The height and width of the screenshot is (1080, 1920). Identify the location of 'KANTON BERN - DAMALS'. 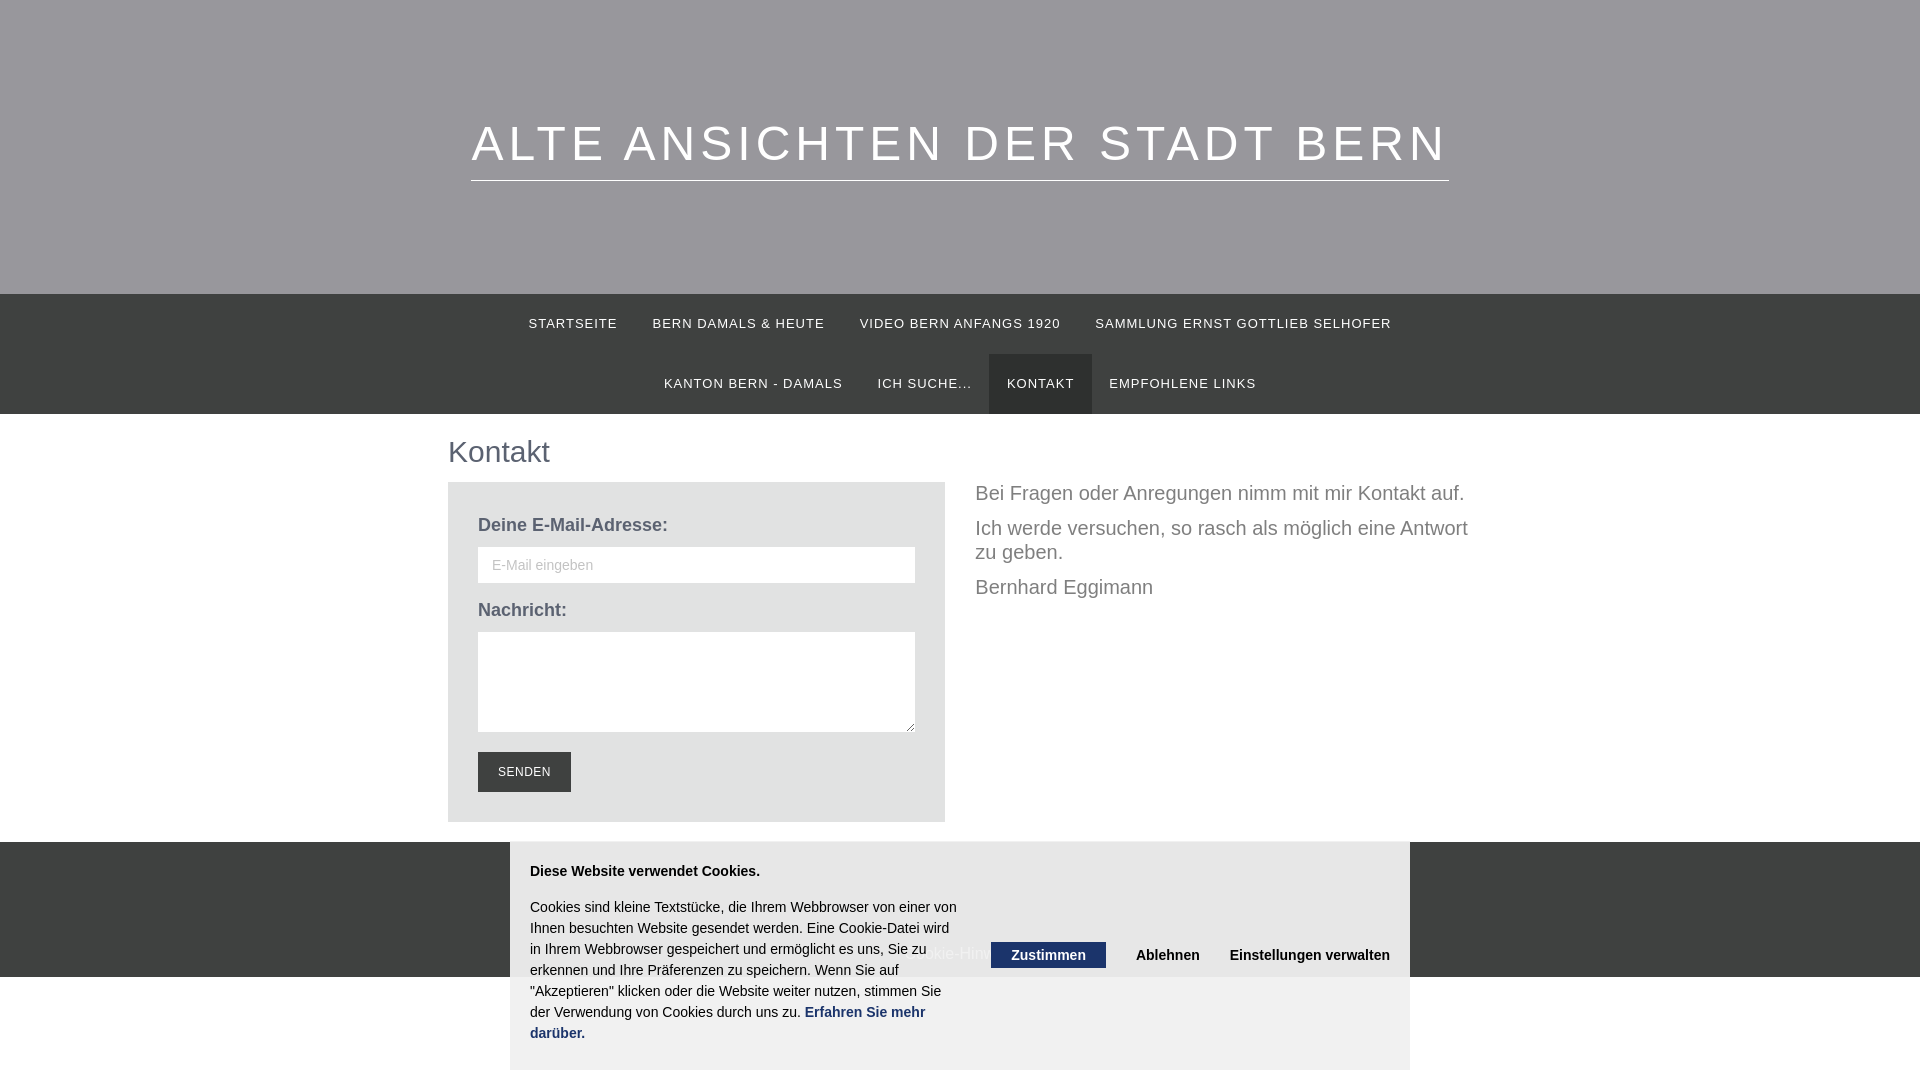
(752, 384).